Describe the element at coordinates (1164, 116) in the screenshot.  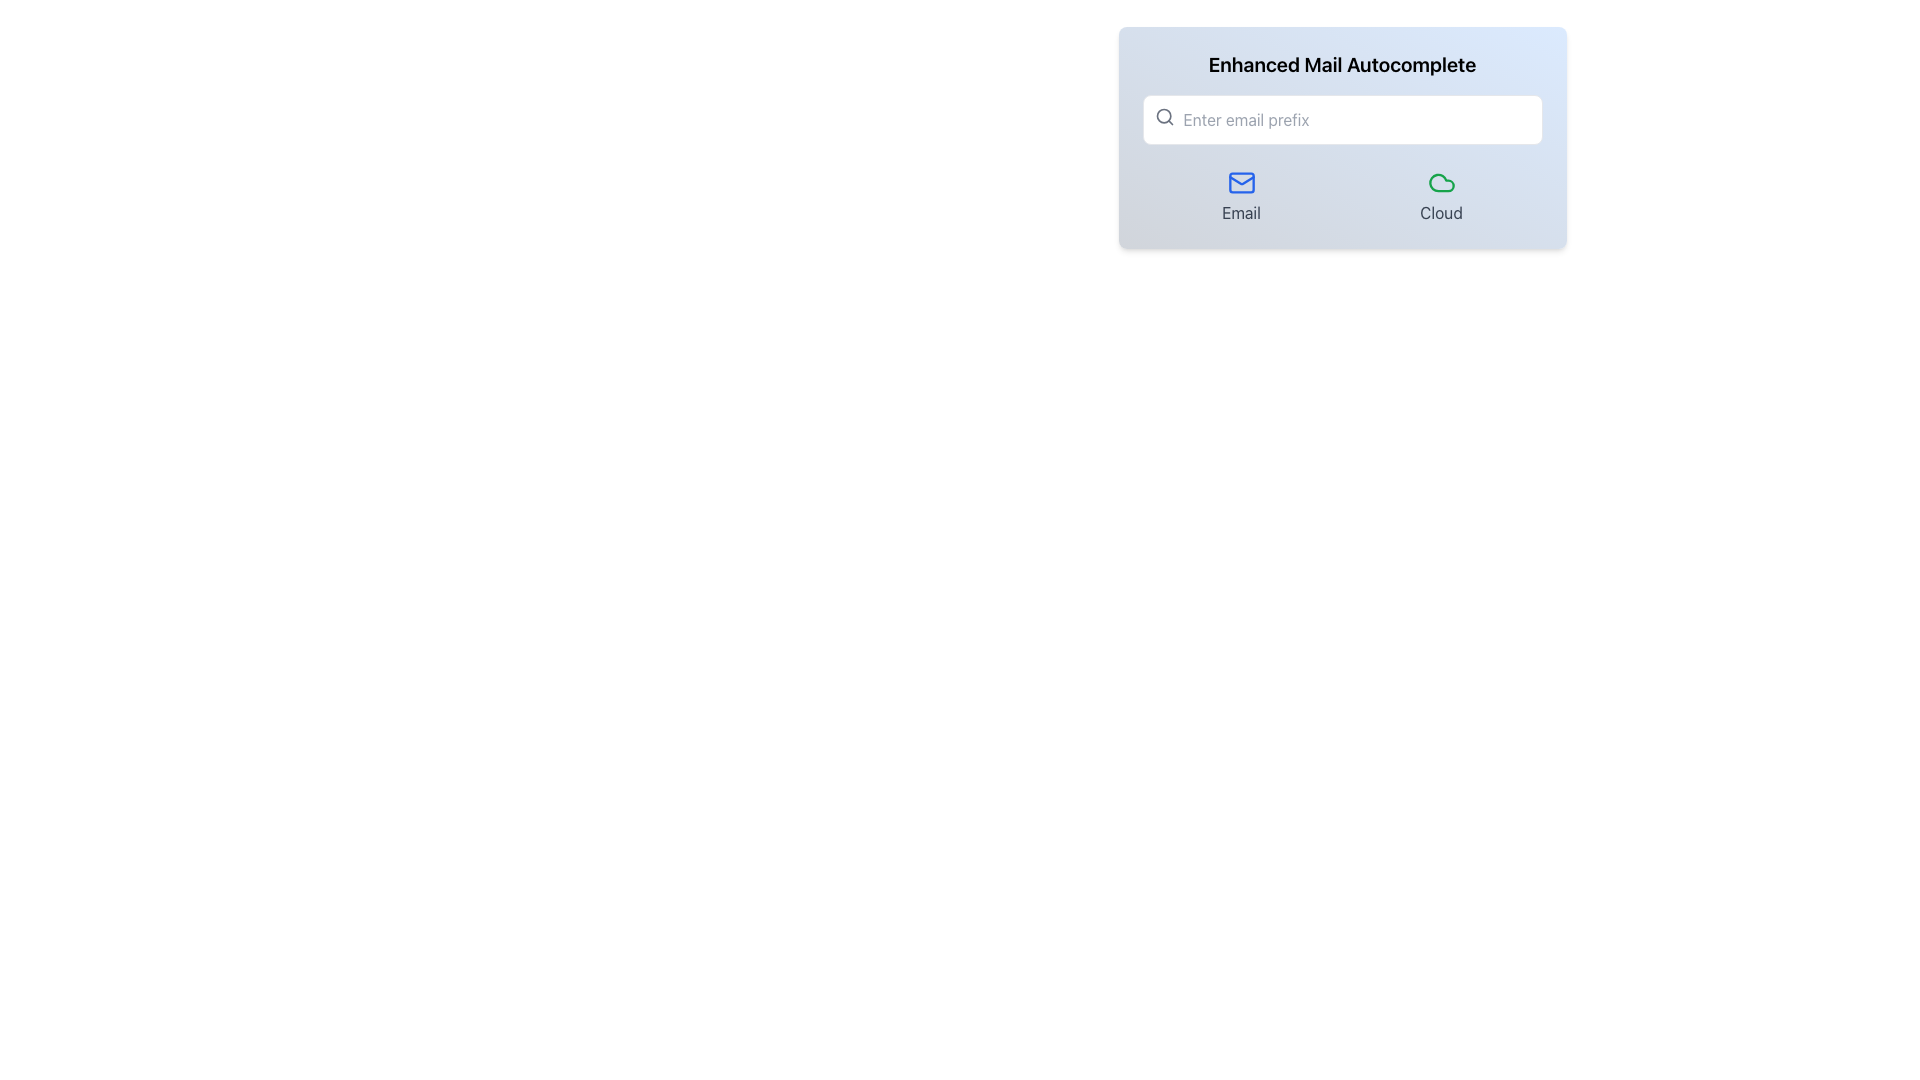
I see `the search/filter icon located at the top-left corner of the input field, which denotes the ability to search or filter results based on user input` at that location.